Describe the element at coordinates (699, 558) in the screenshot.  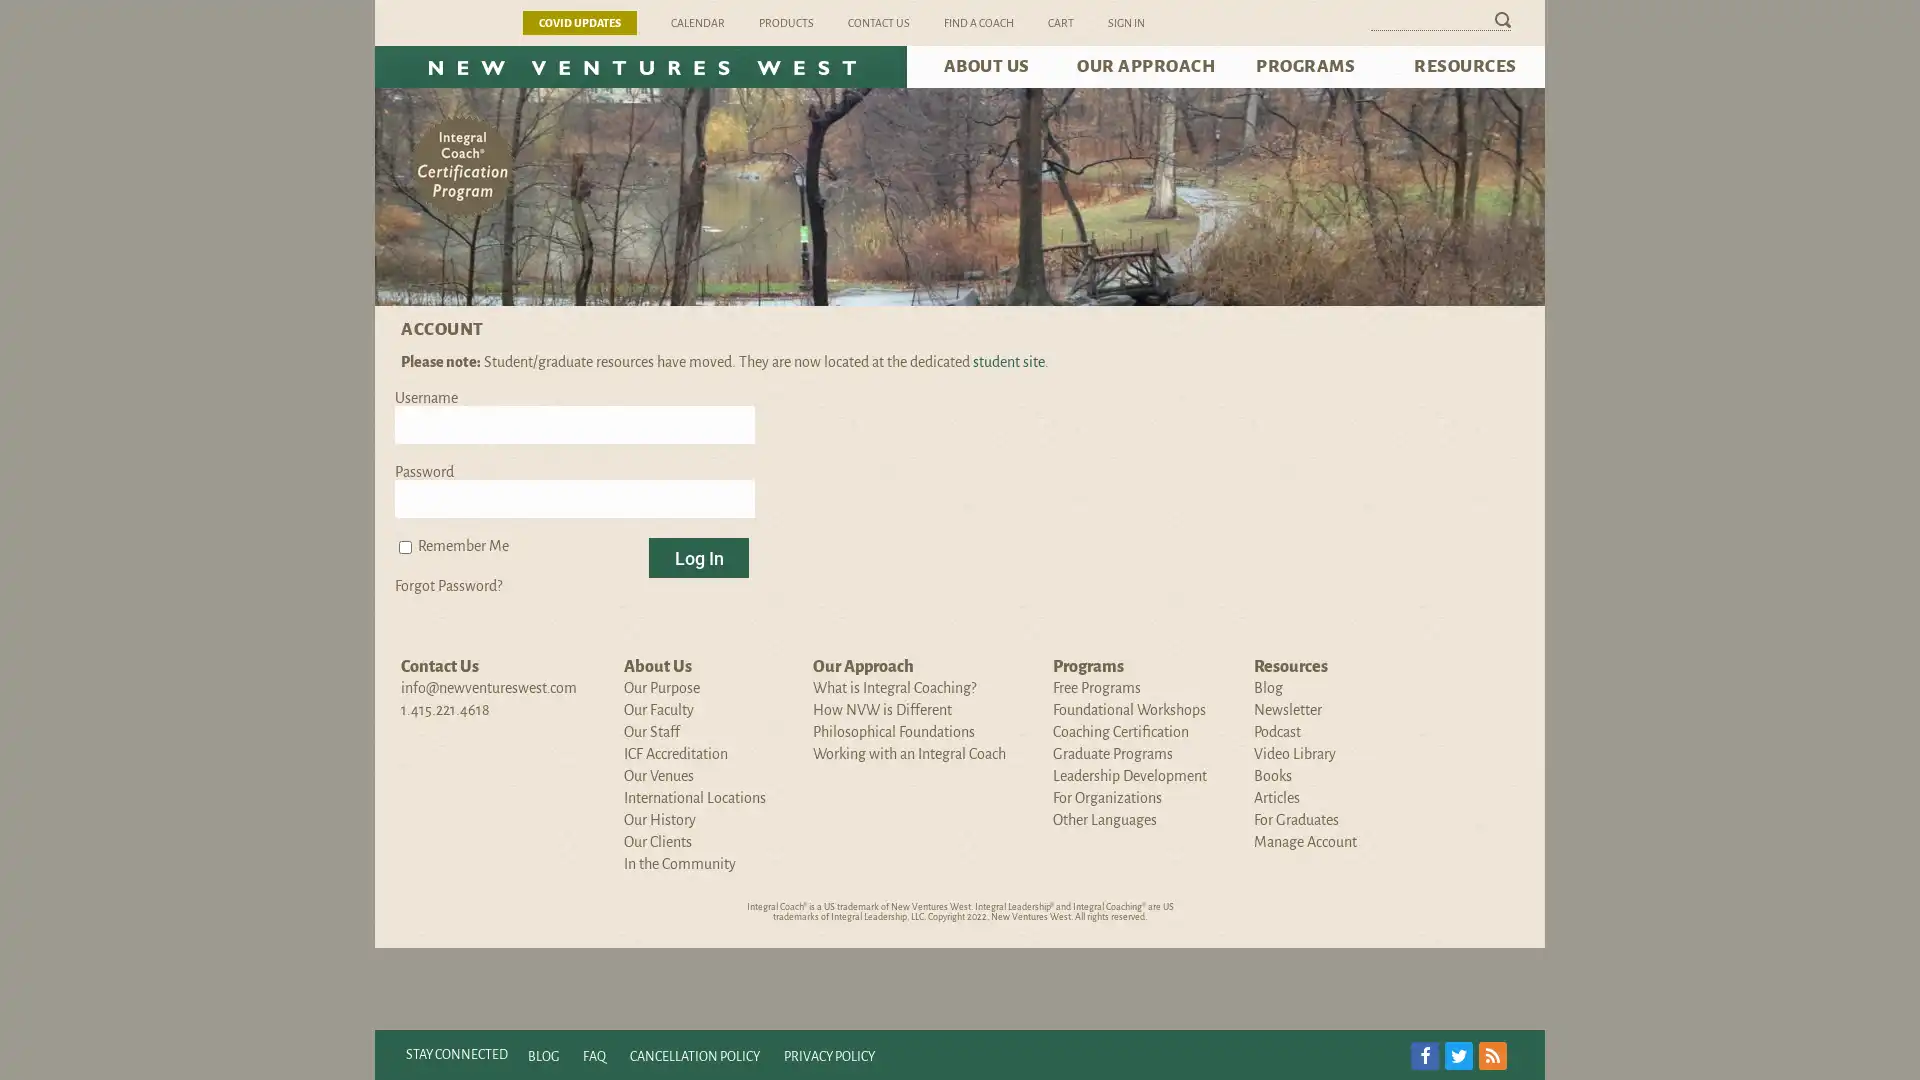
I see `Log In` at that location.